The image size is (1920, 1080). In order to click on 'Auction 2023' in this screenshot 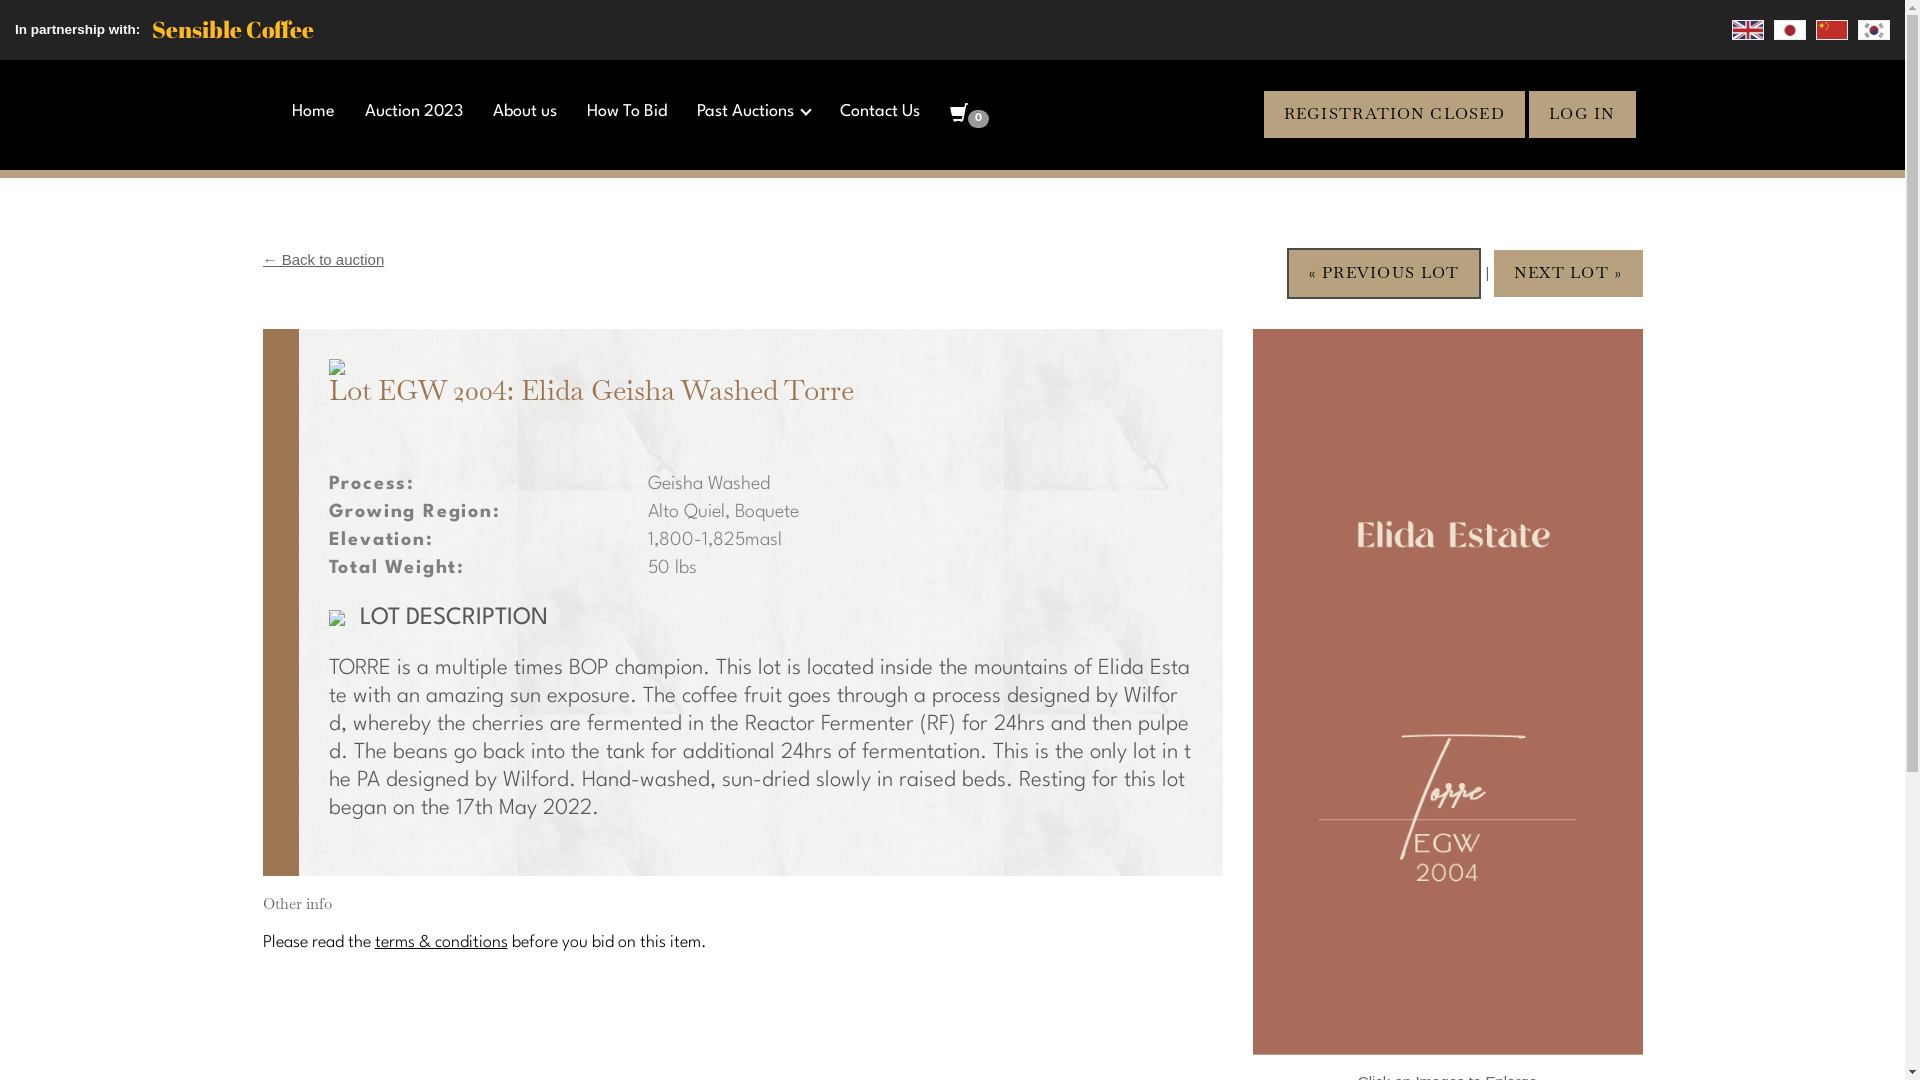, I will do `click(412, 111)`.